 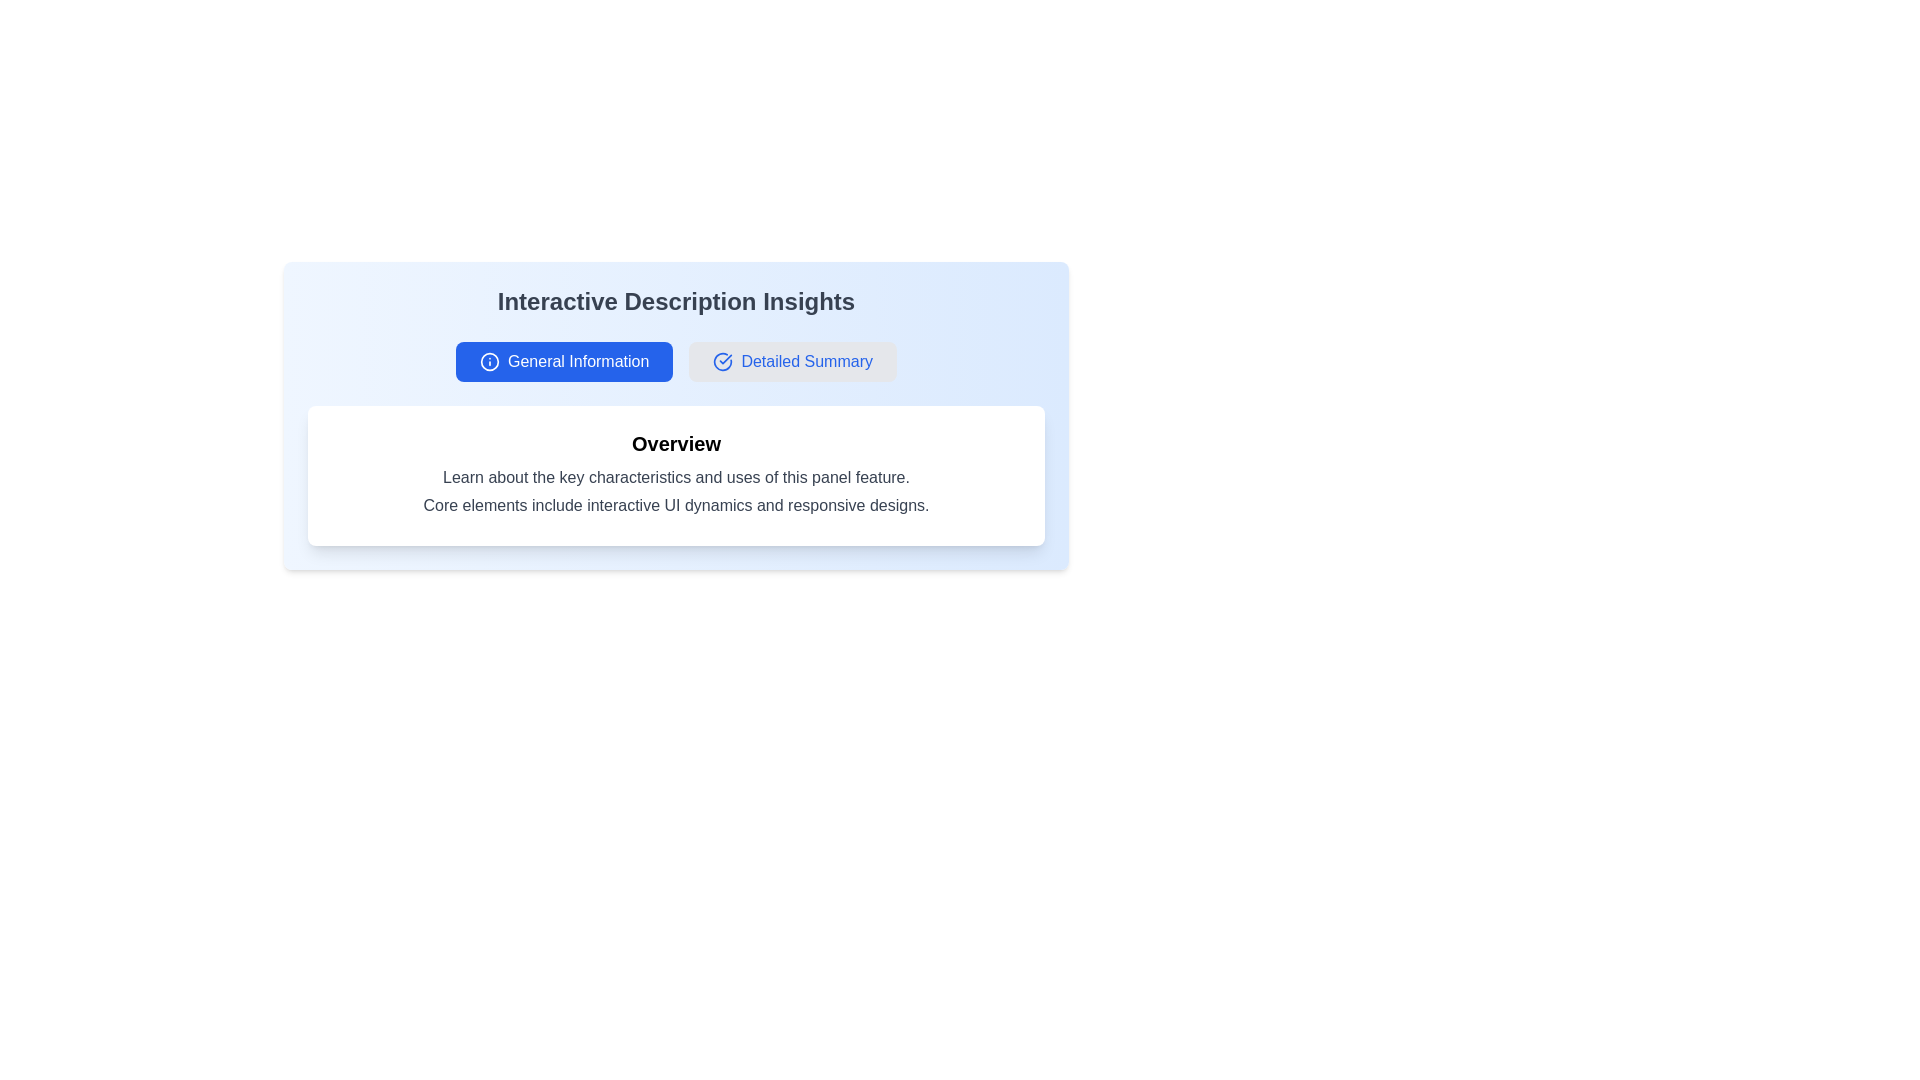 I want to click on the Informational panel located below the 'Interactive Description Insights' title and between the 'General Information' and 'Detailed Summary' buttons, so click(x=676, y=475).